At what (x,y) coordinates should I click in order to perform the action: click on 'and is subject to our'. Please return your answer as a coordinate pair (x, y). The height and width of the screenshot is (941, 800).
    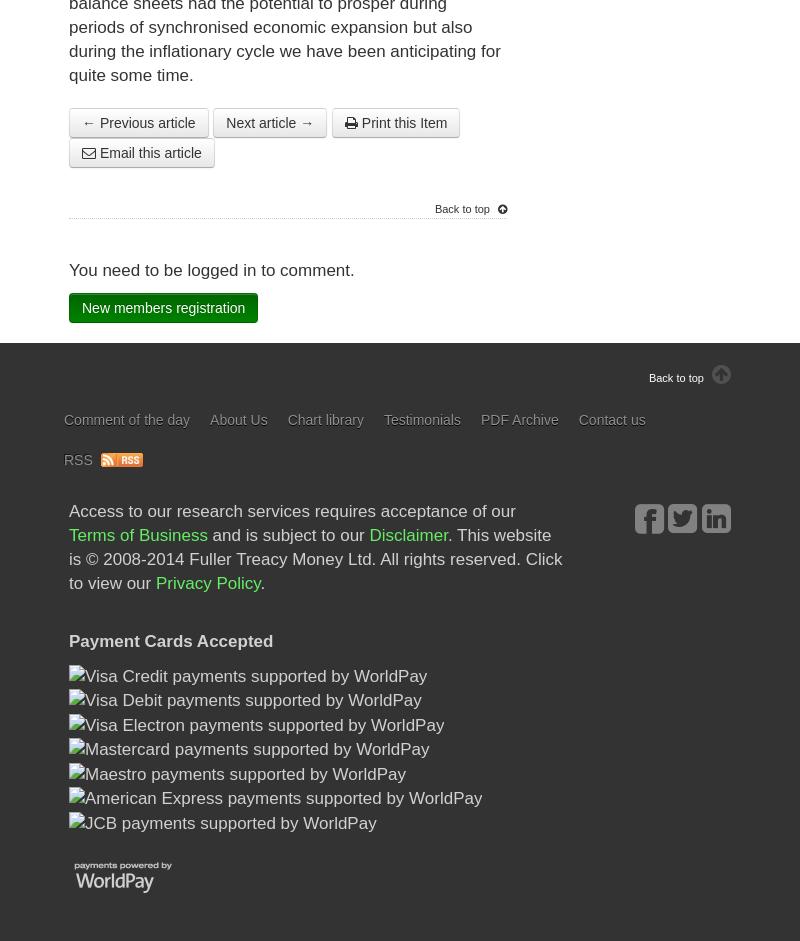
    Looking at the image, I should click on (288, 535).